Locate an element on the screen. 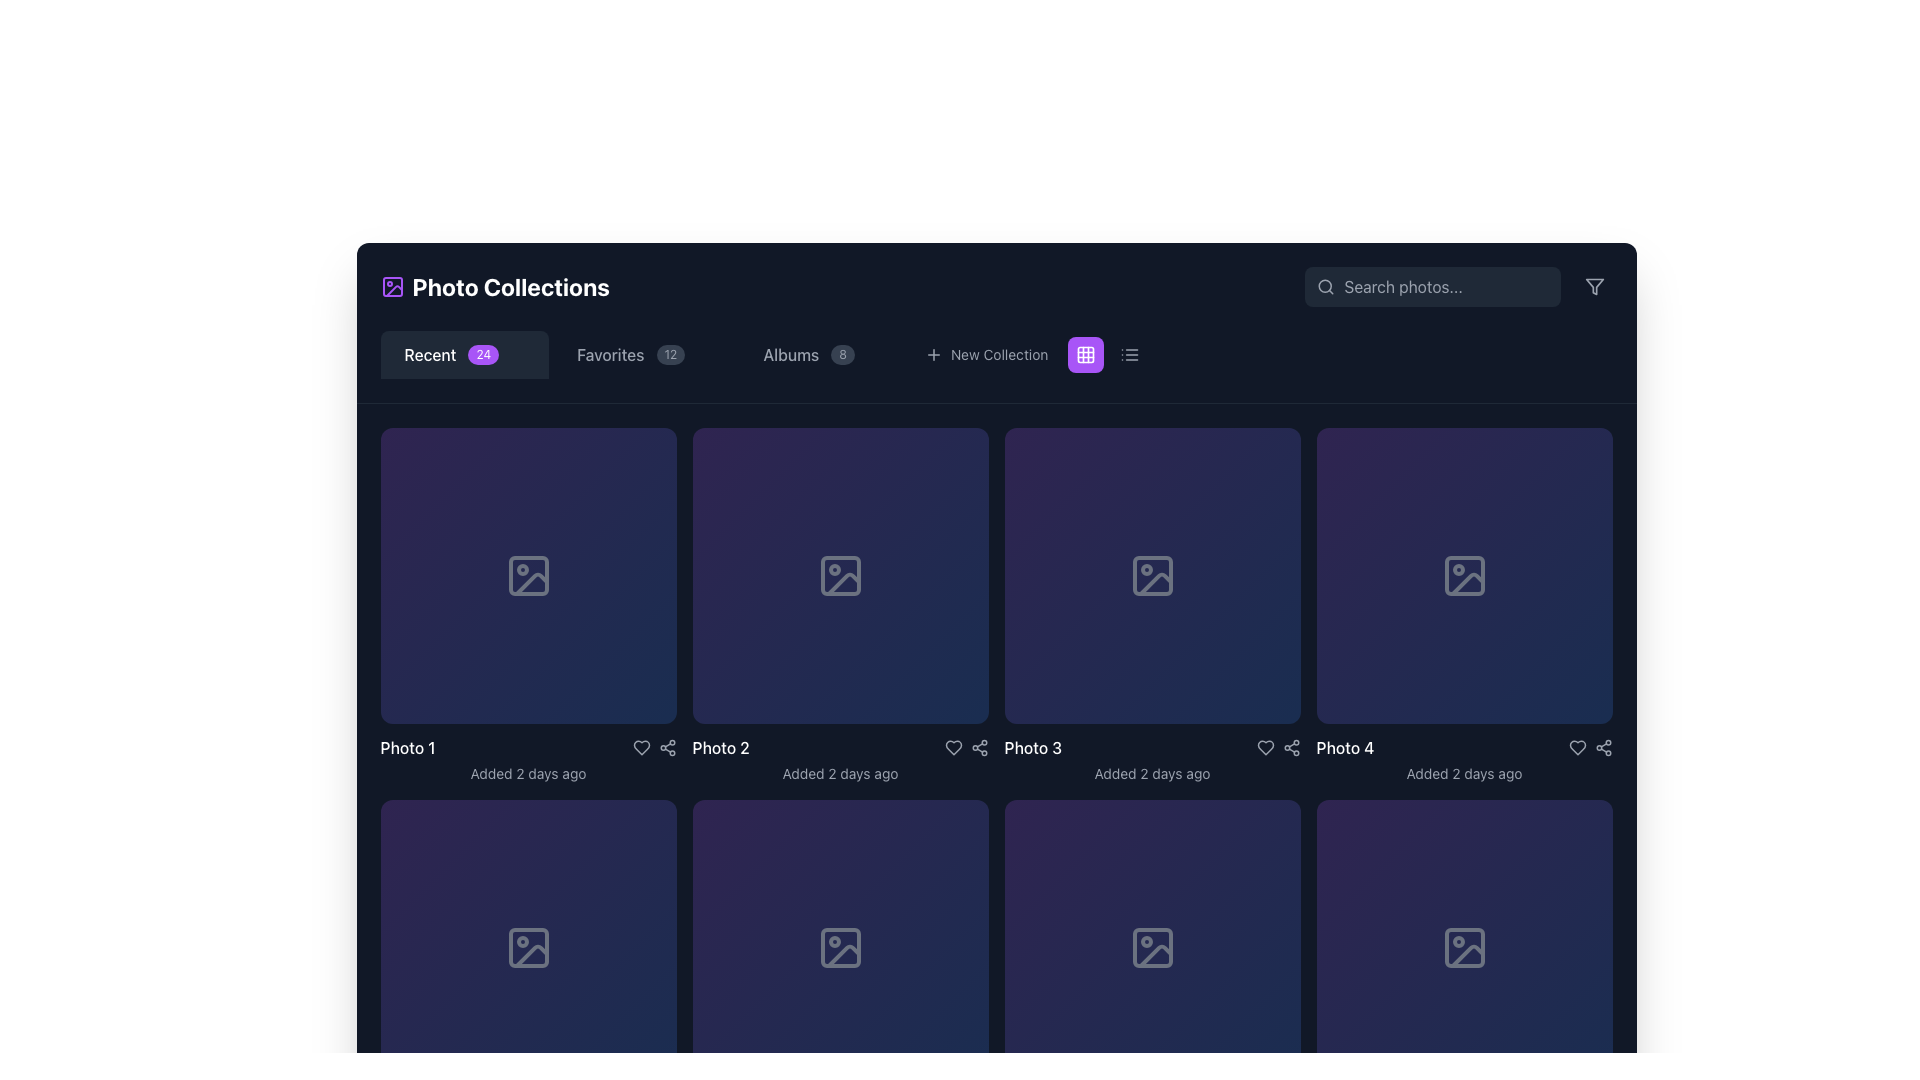  the 'Favorites' text label is located at coordinates (609, 353).